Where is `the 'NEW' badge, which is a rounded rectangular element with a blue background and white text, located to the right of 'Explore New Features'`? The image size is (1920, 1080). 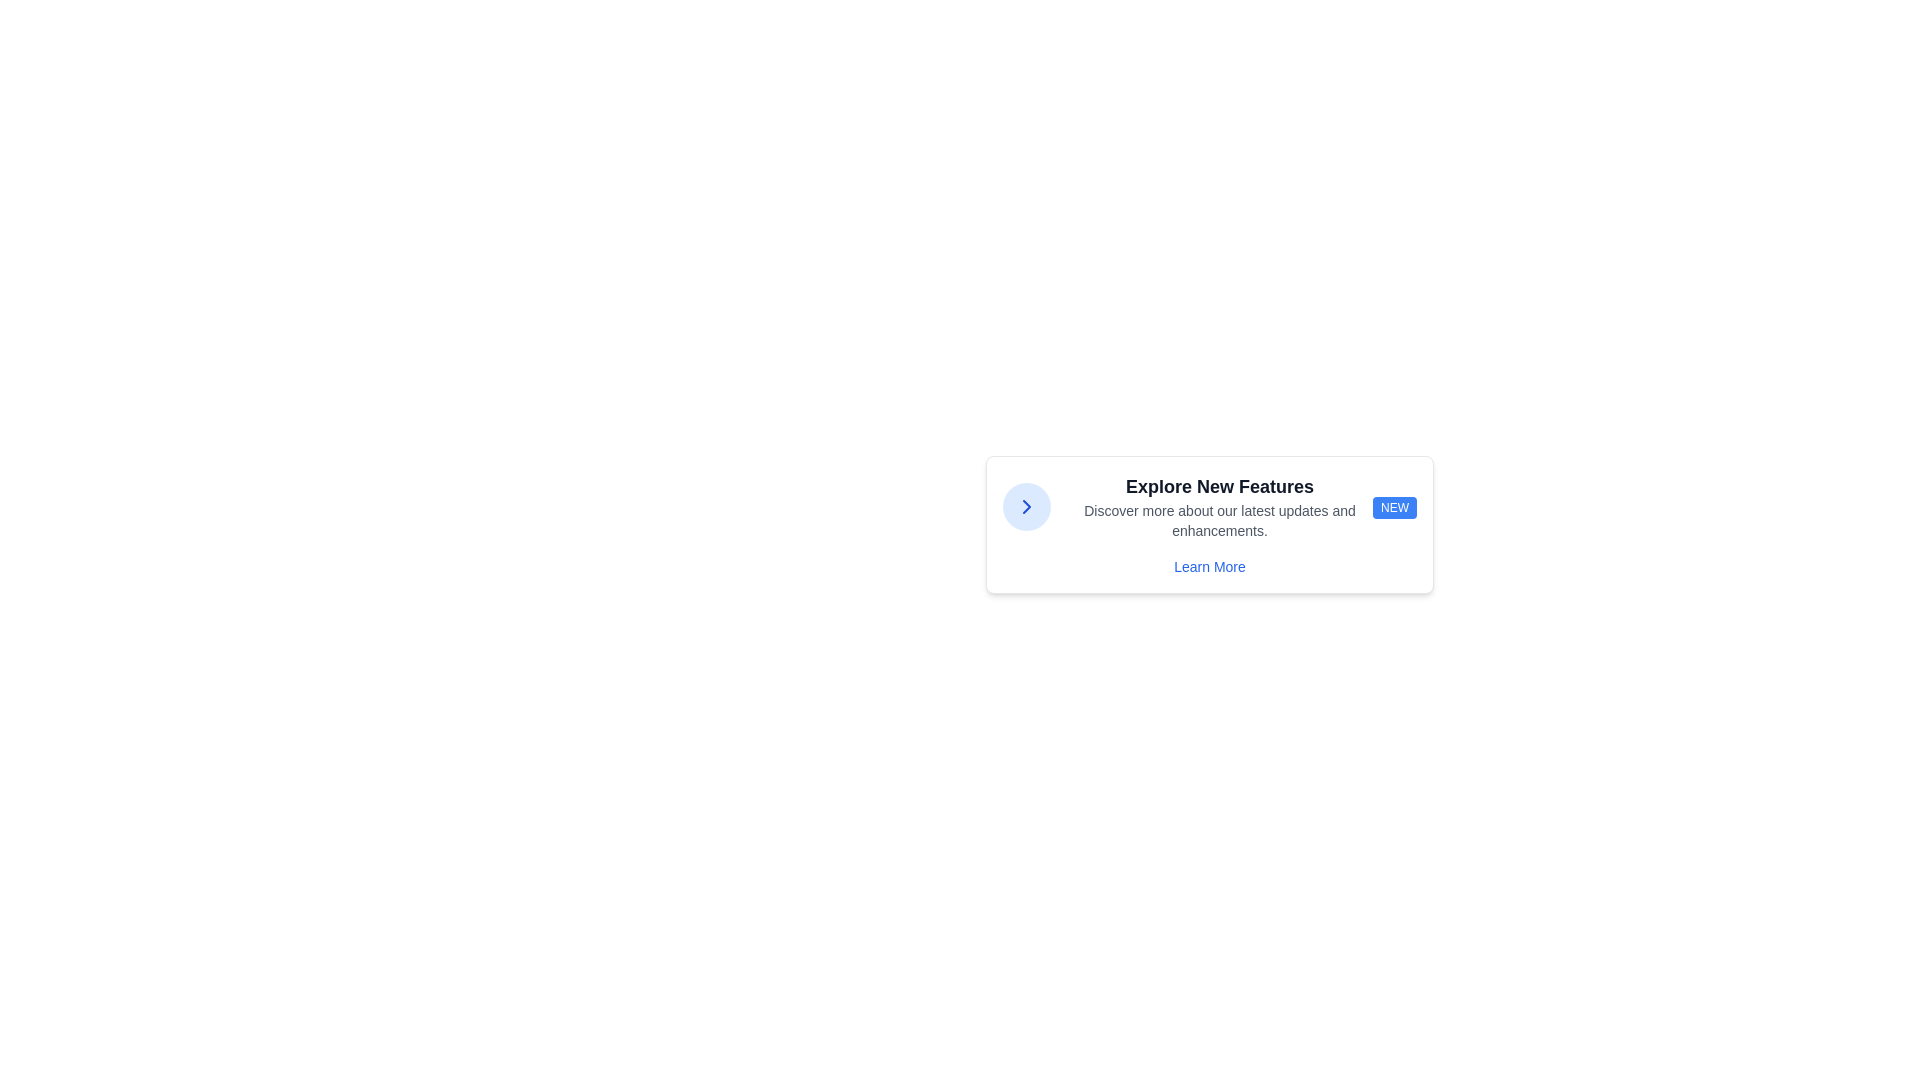
the 'NEW' badge, which is a rounded rectangular element with a blue background and white text, located to the right of 'Explore New Features' is located at coordinates (1394, 507).